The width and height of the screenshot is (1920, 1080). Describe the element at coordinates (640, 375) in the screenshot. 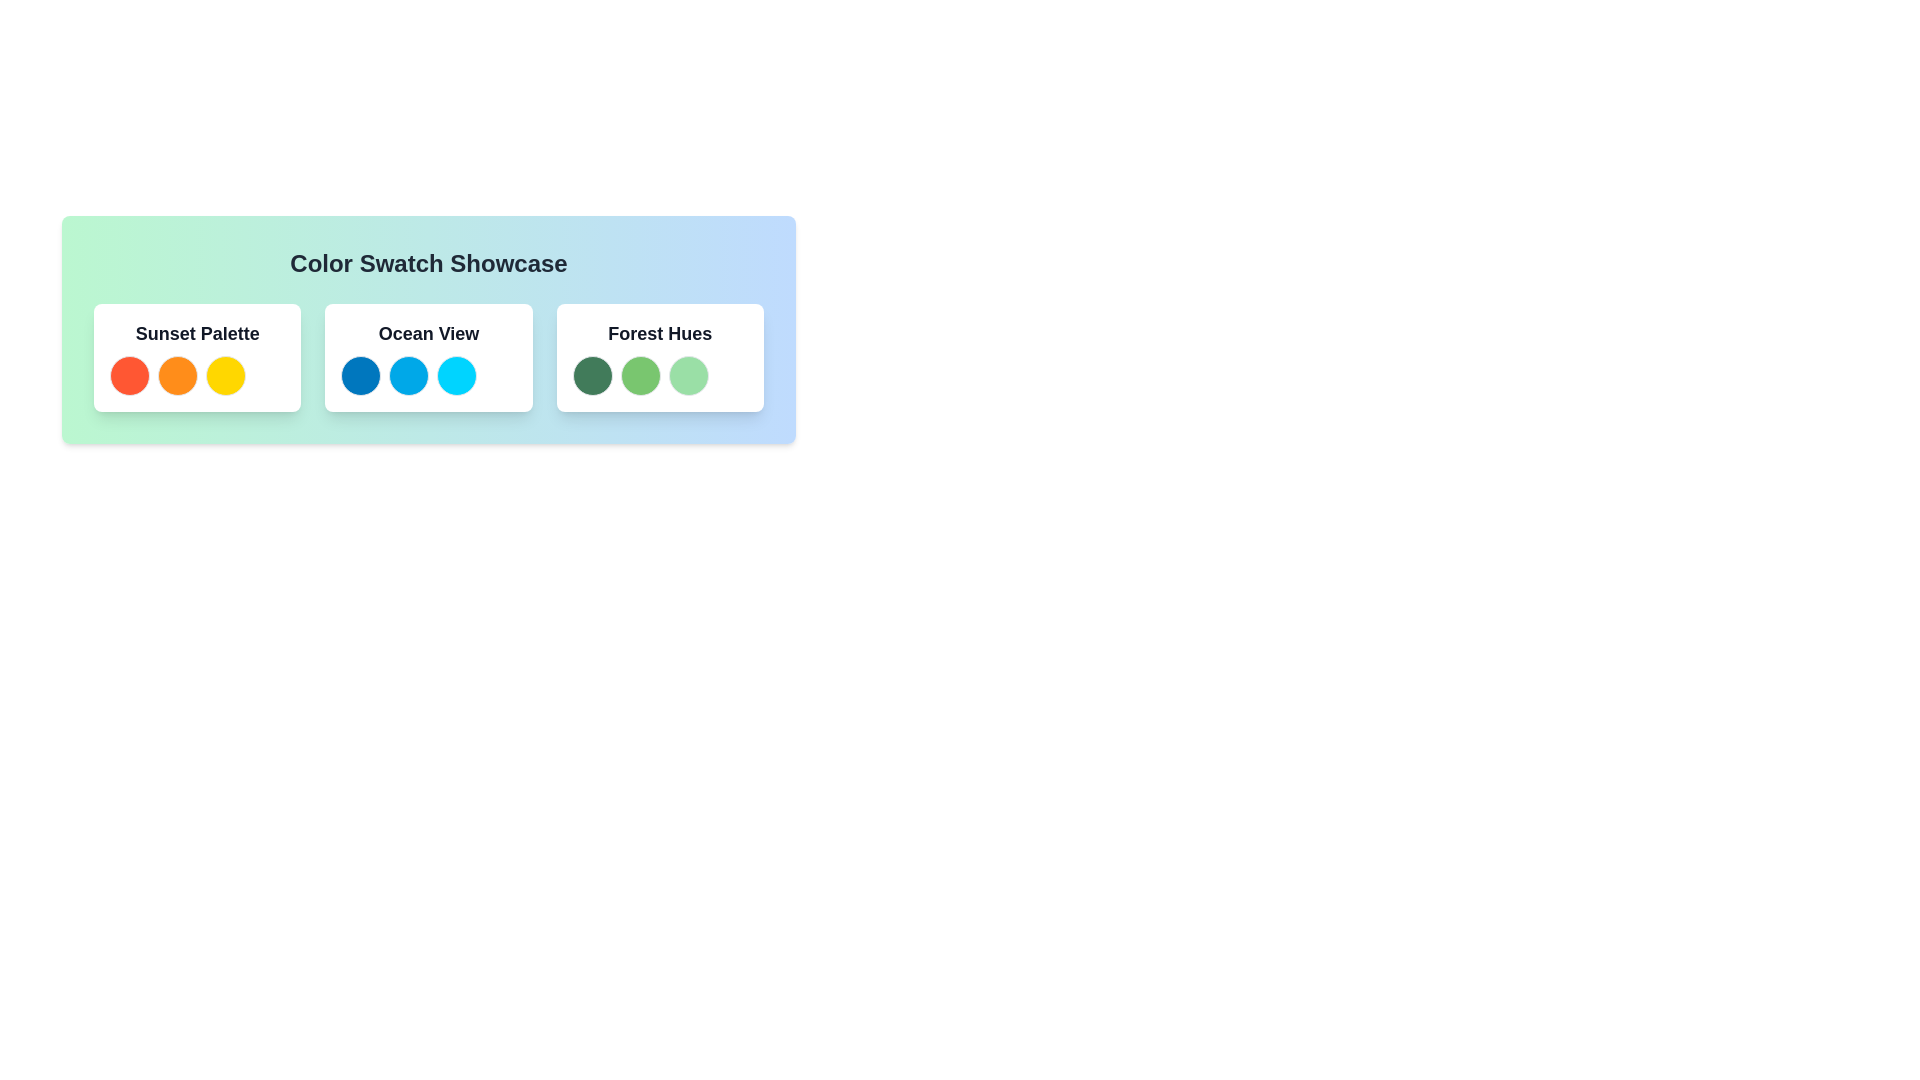

I see `the second color swatch in the 'Forest Hues' group` at that location.